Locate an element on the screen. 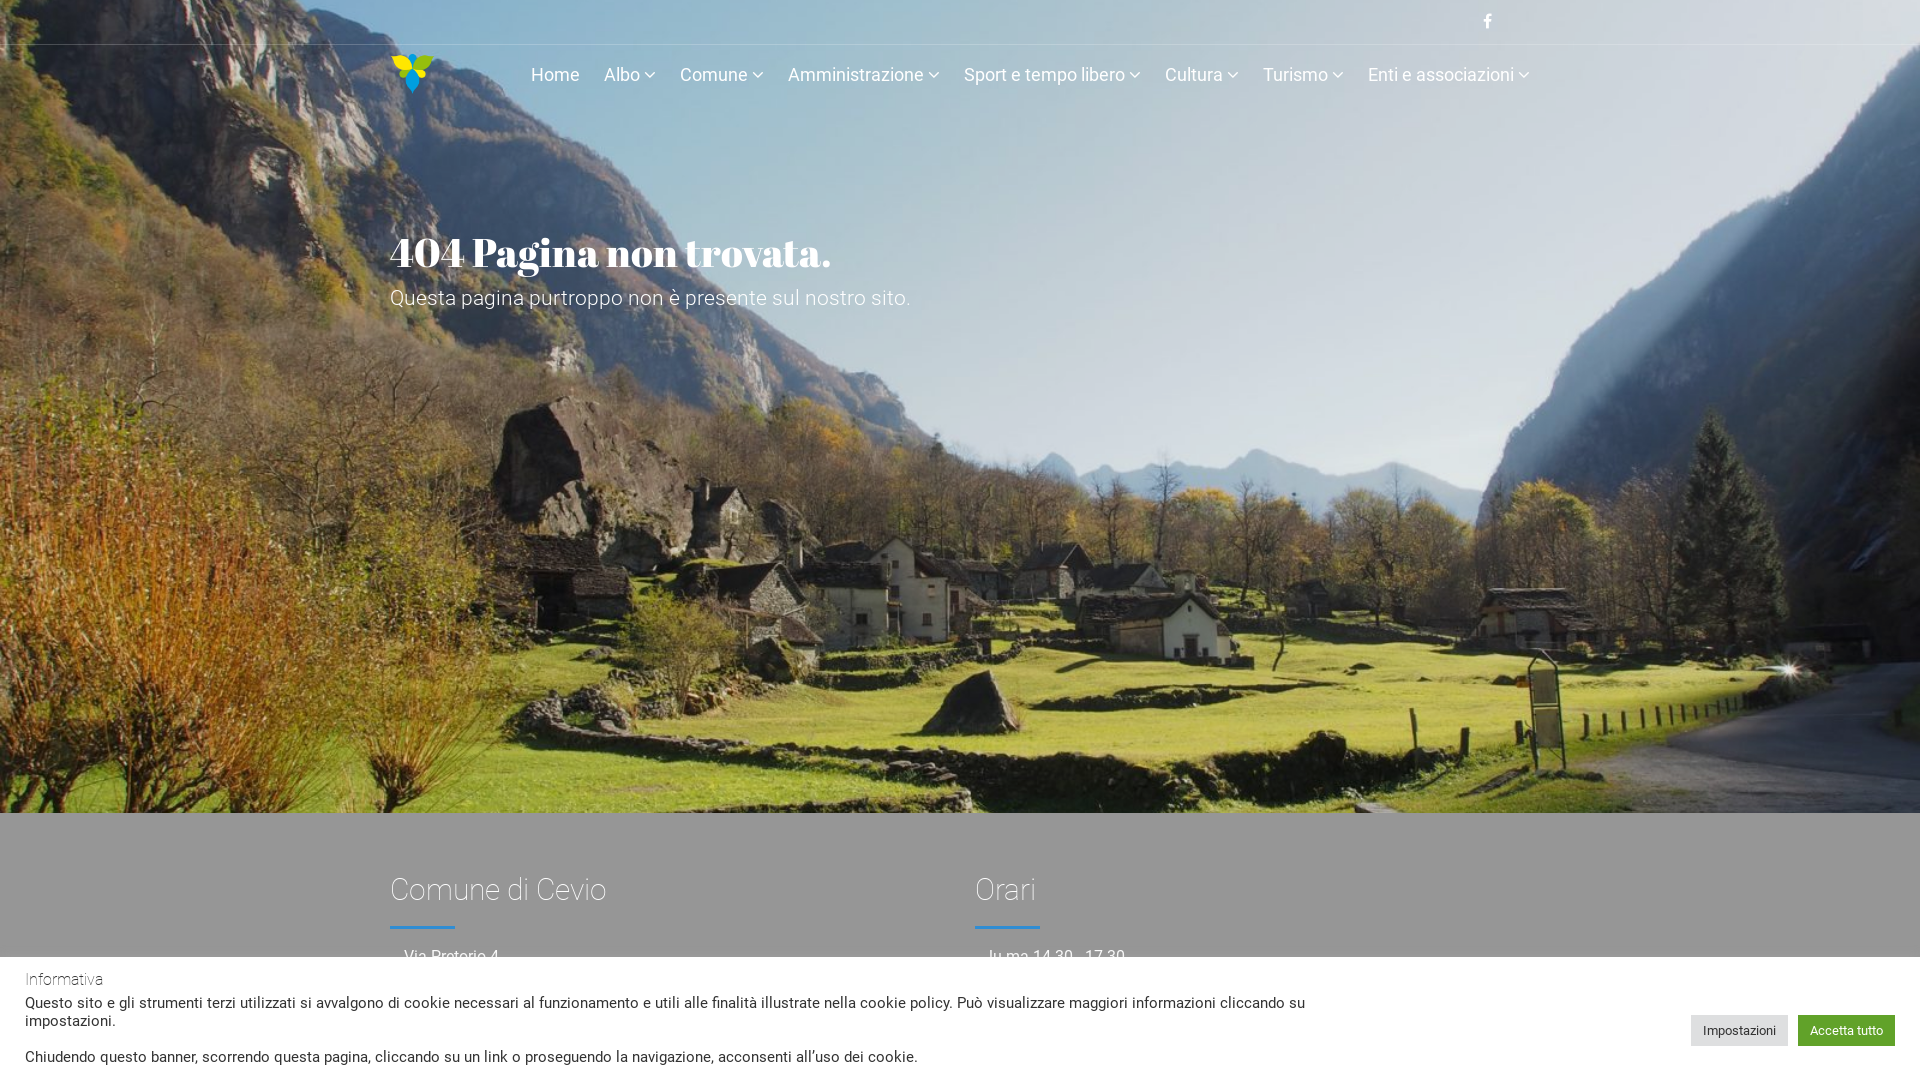 This screenshot has height=1080, width=1920. 'Albo' is located at coordinates (603, 77).